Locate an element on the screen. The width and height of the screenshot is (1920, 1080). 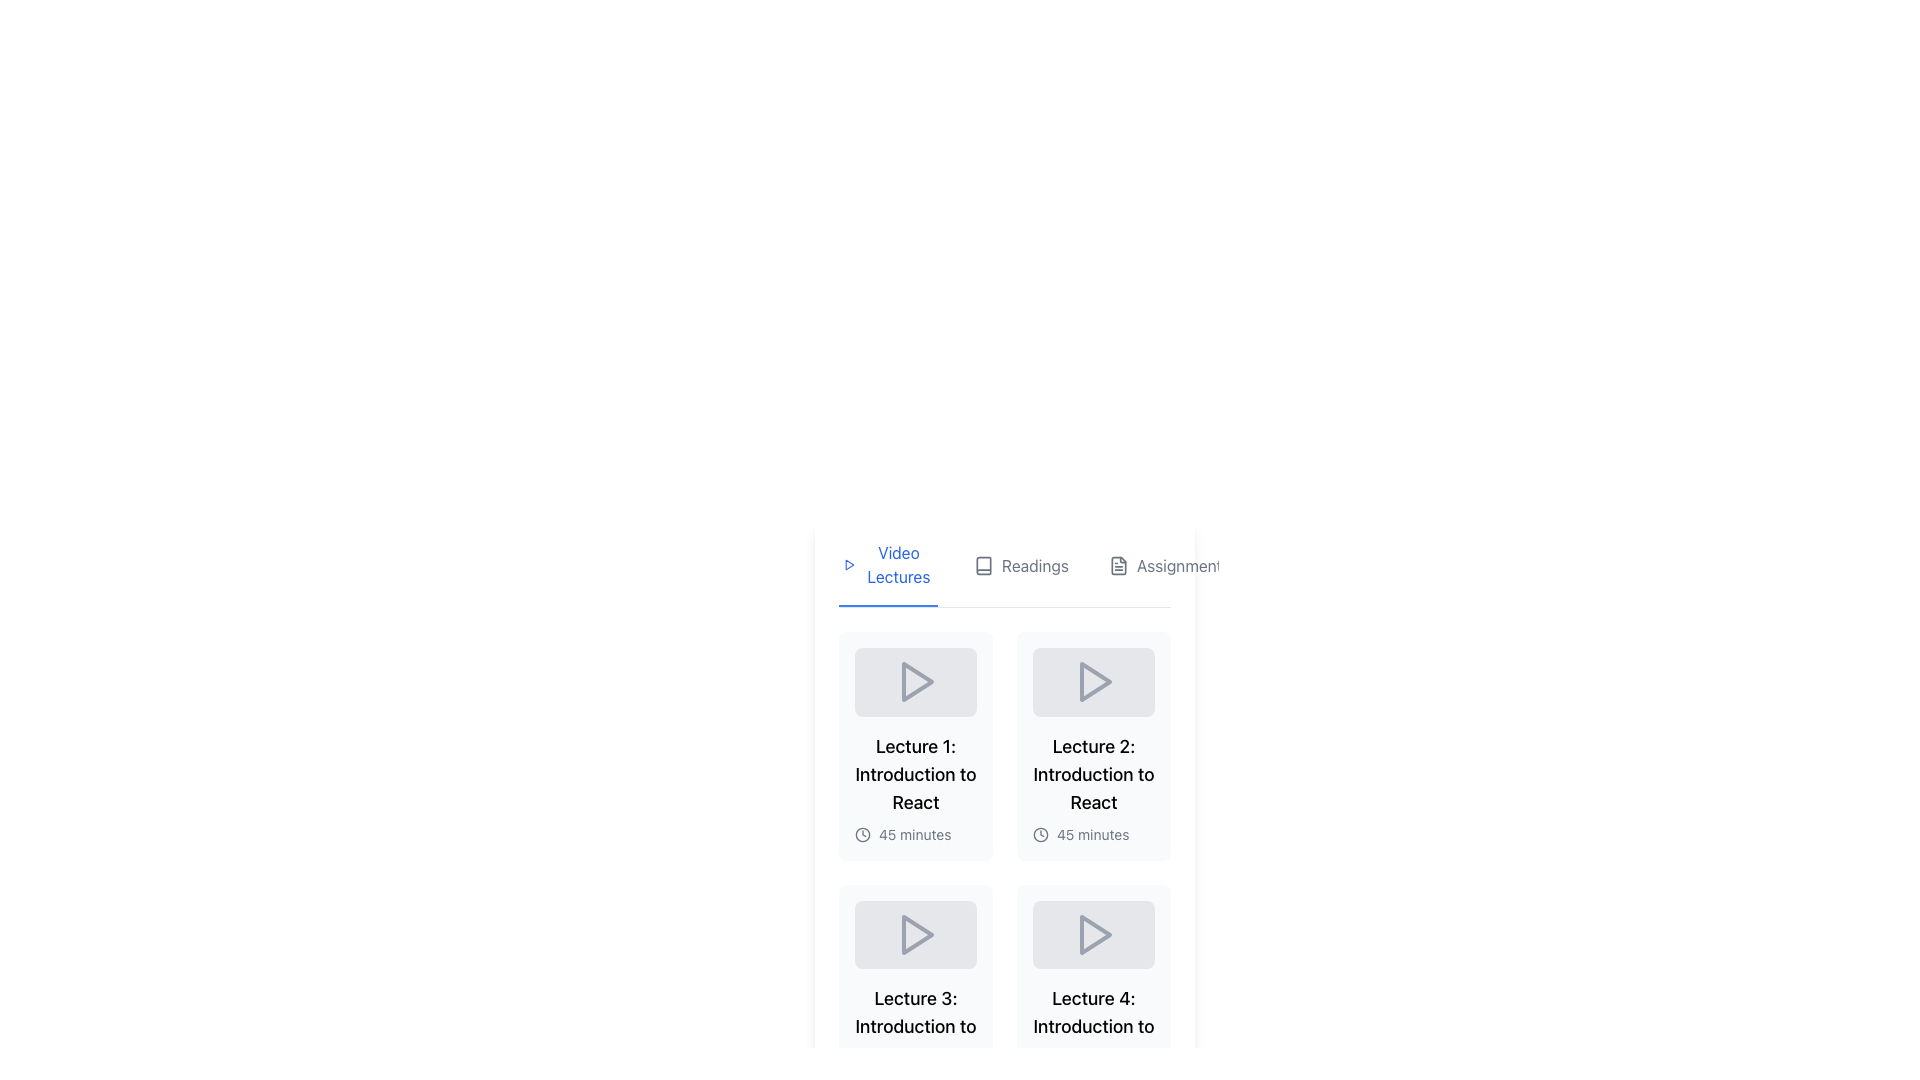
the triangular play icon located within a light gray circular background is located at coordinates (916, 681).